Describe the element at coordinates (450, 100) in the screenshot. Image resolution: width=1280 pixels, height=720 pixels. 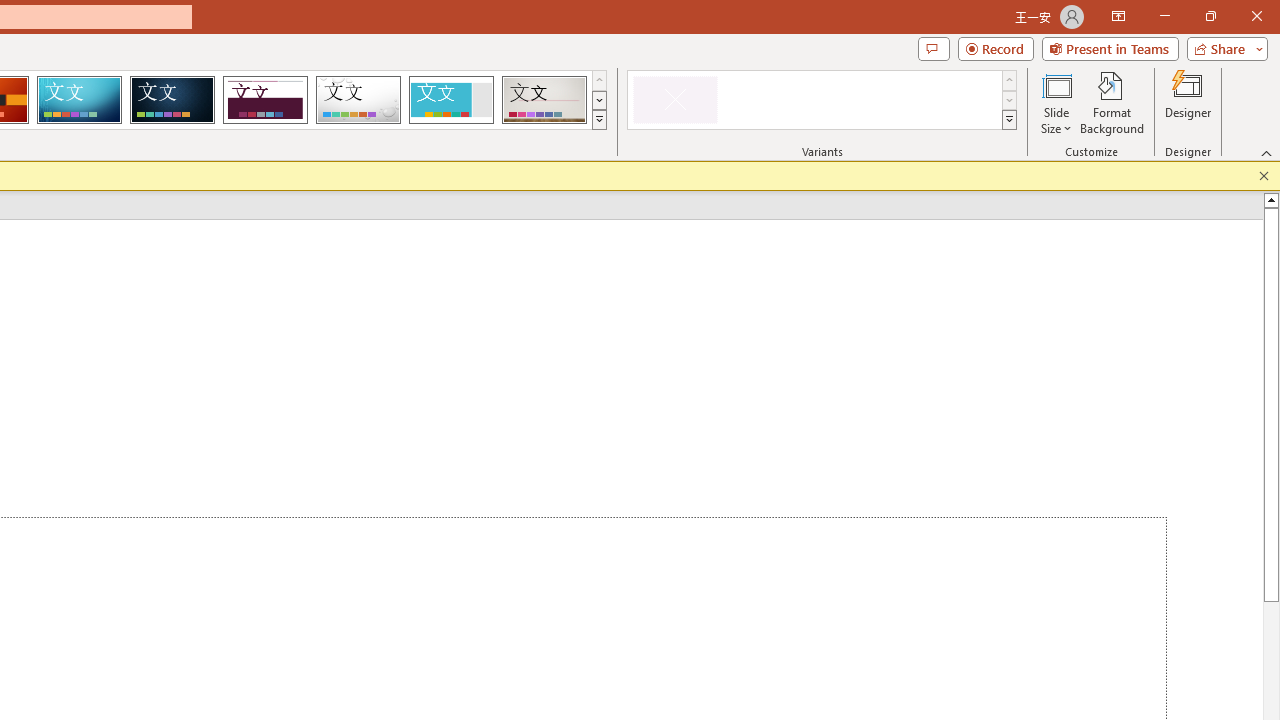
I see `'Frame'` at that location.